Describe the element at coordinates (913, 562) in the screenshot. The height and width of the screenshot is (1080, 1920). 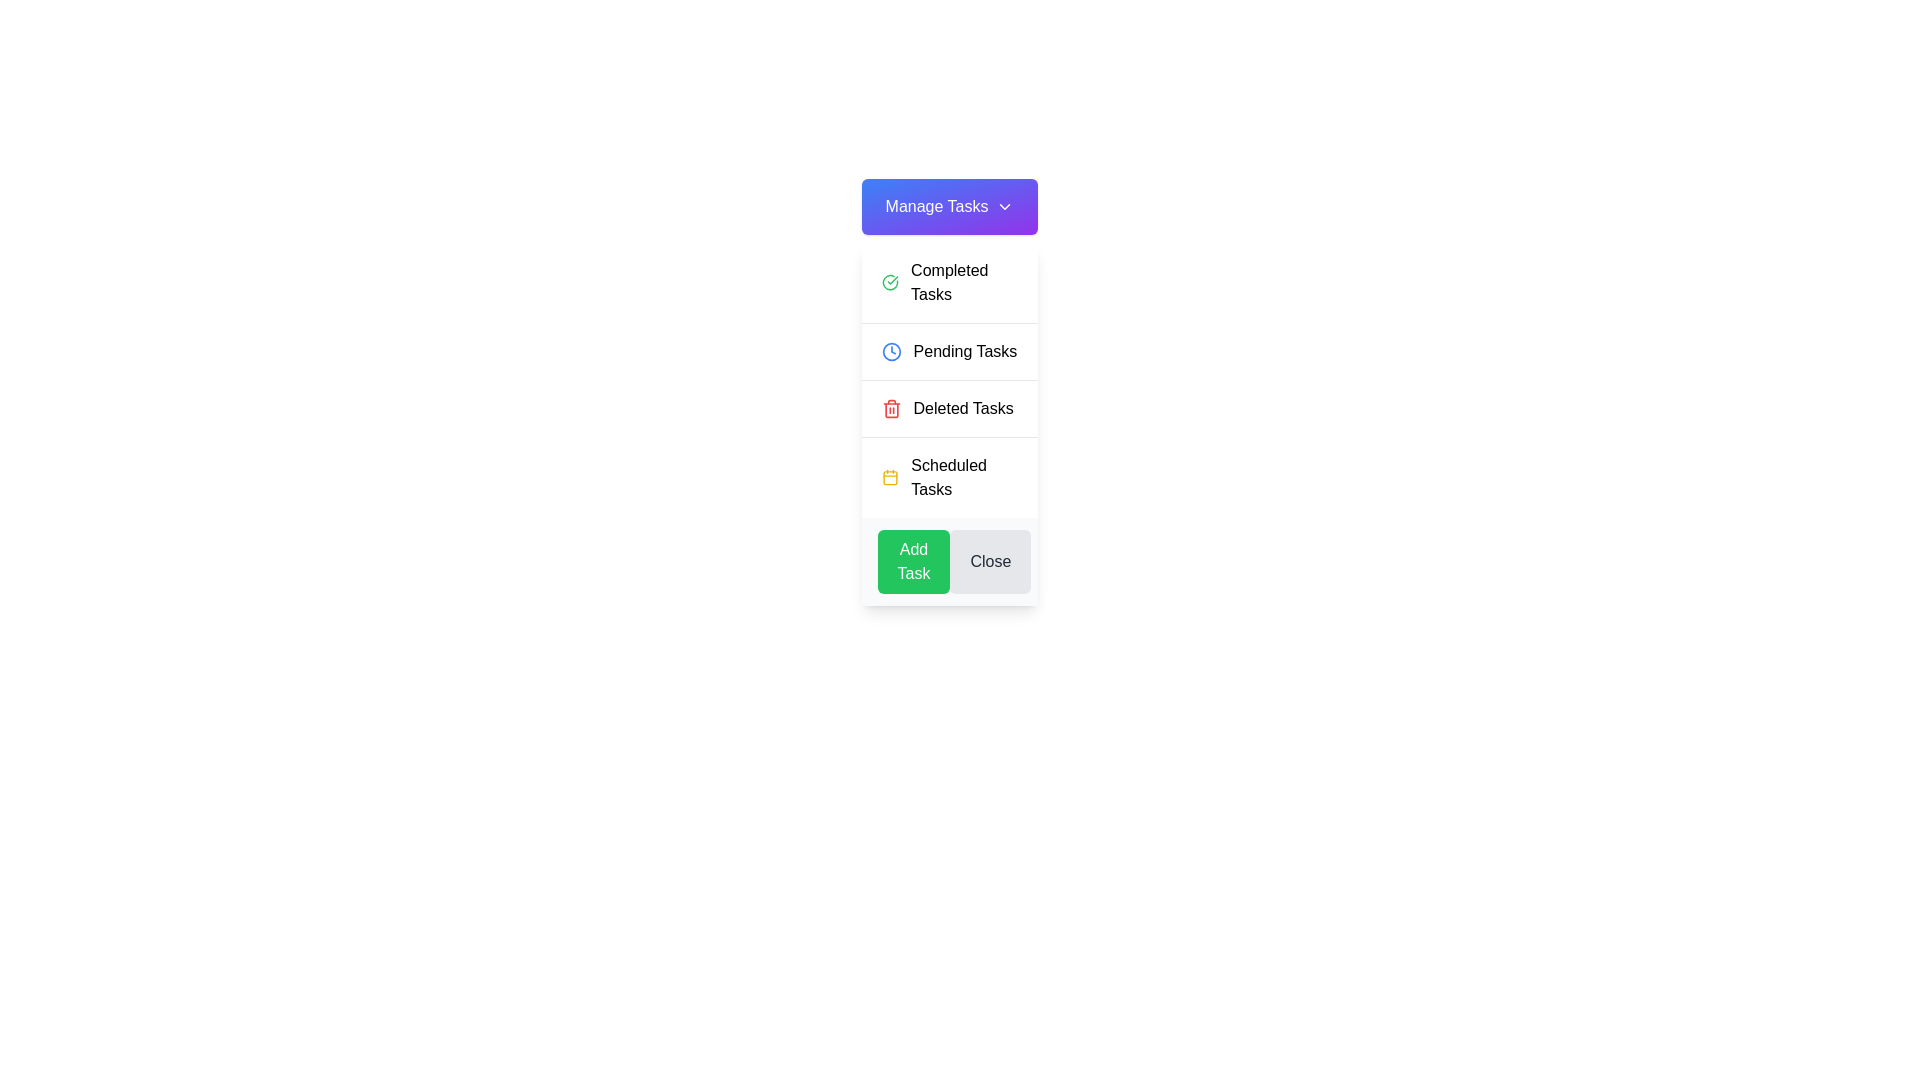
I see `the 'Add Task' button located below the list of tasks in the modal, aligned to the left within a group of two buttons` at that location.